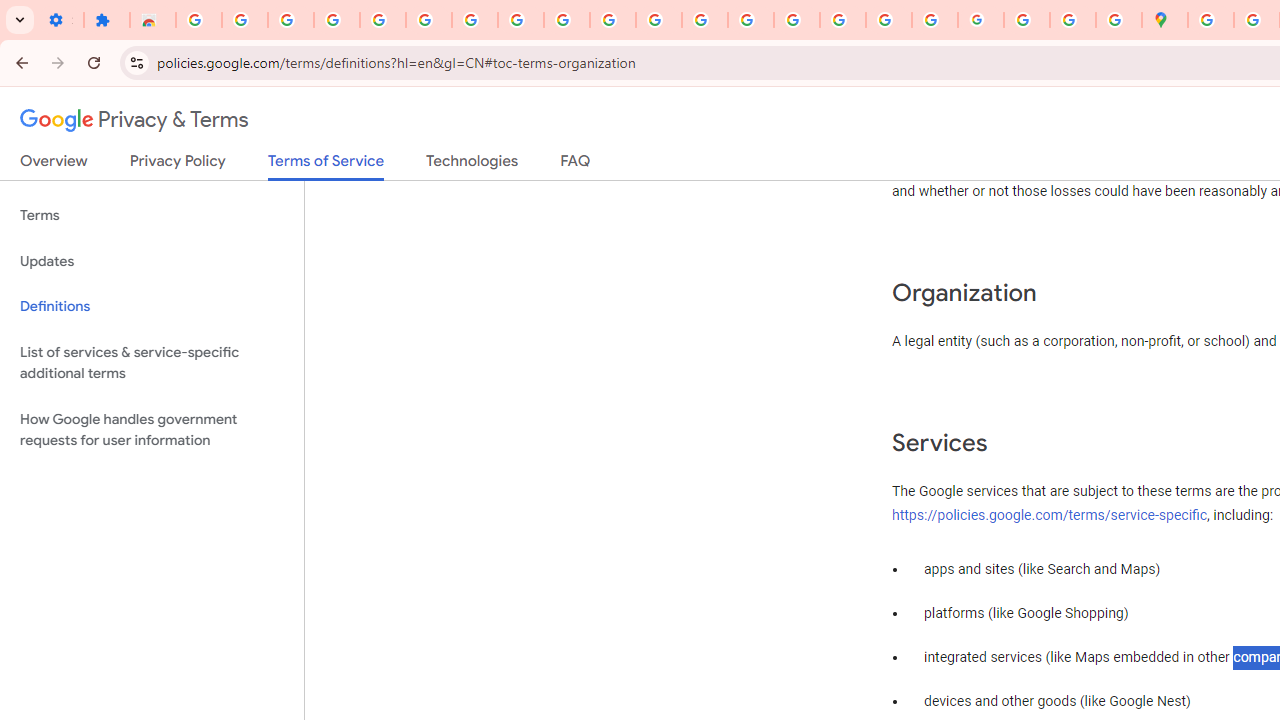  Describe the element at coordinates (382, 20) in the screenshot. I see `'Sign in - Google Accounts'` at that location.